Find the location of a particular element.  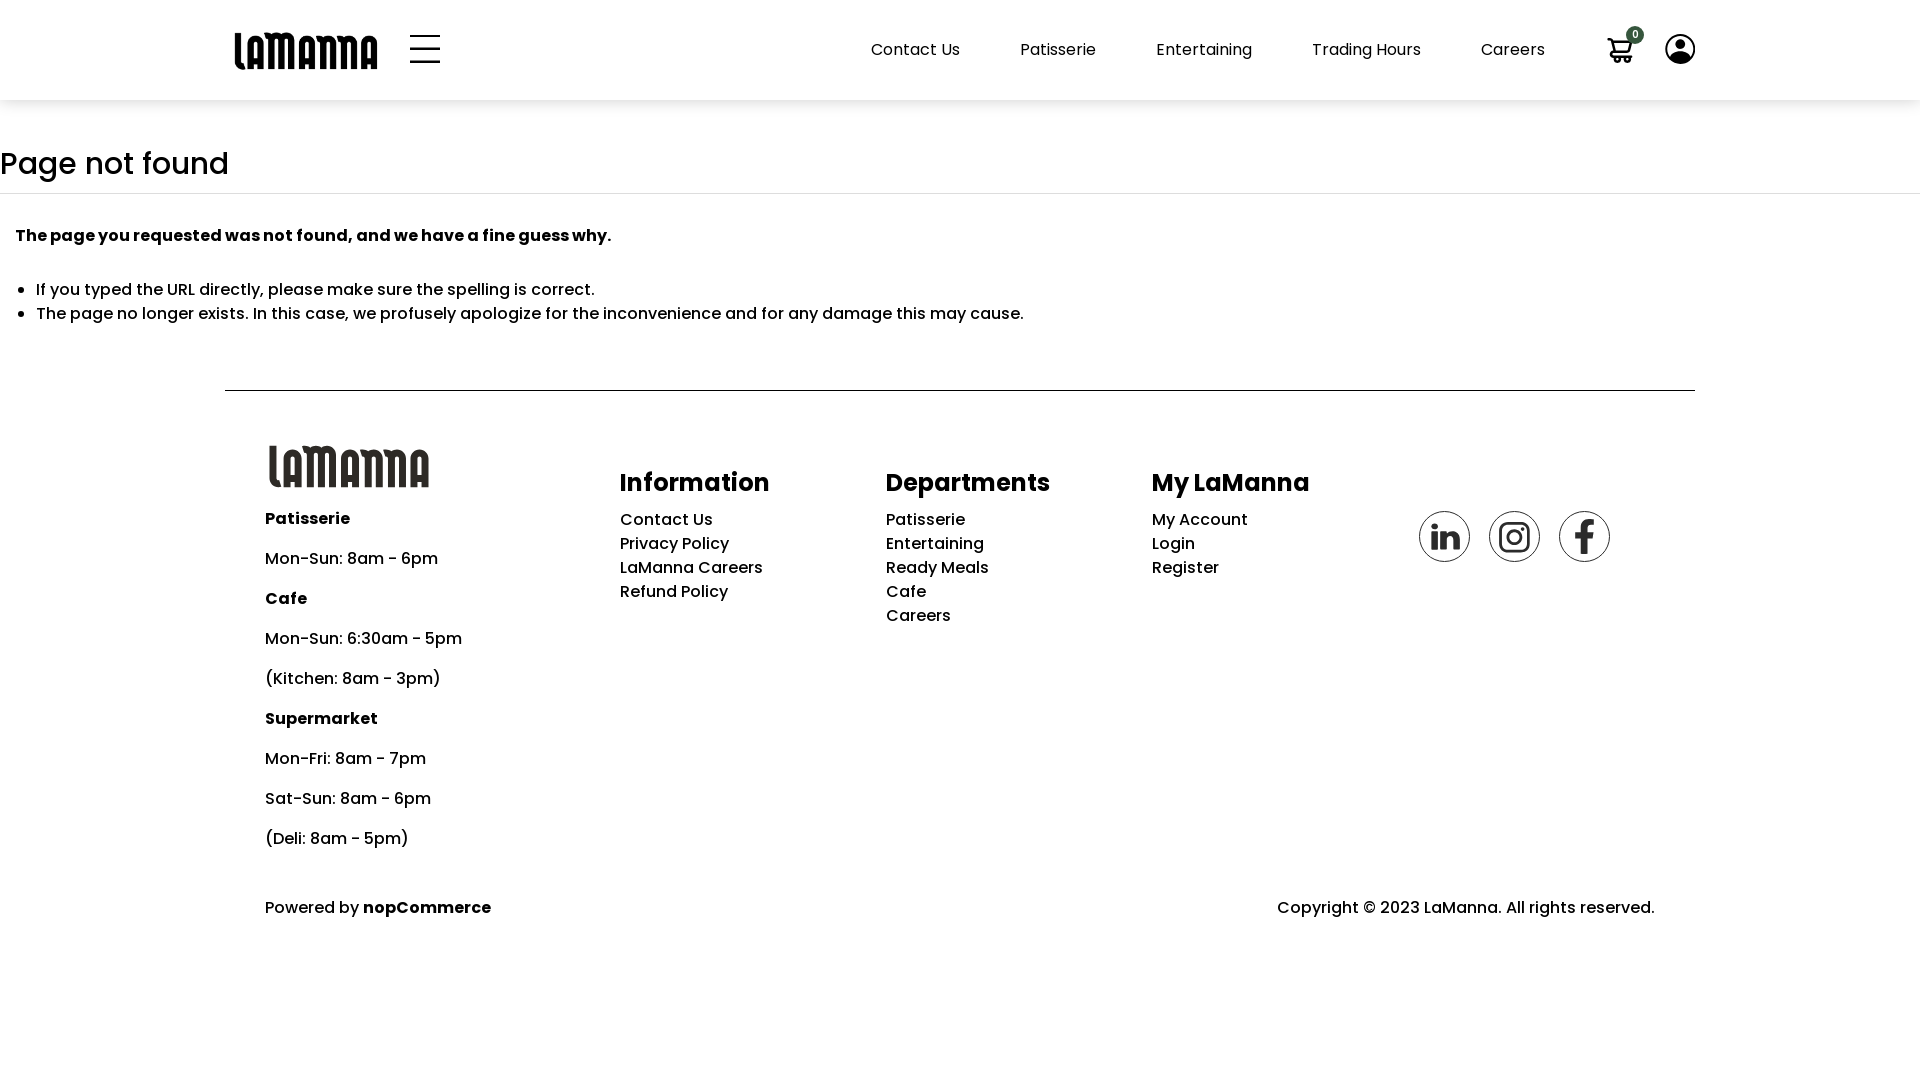

'Entertaining' is located at coordinates (1203, 49).